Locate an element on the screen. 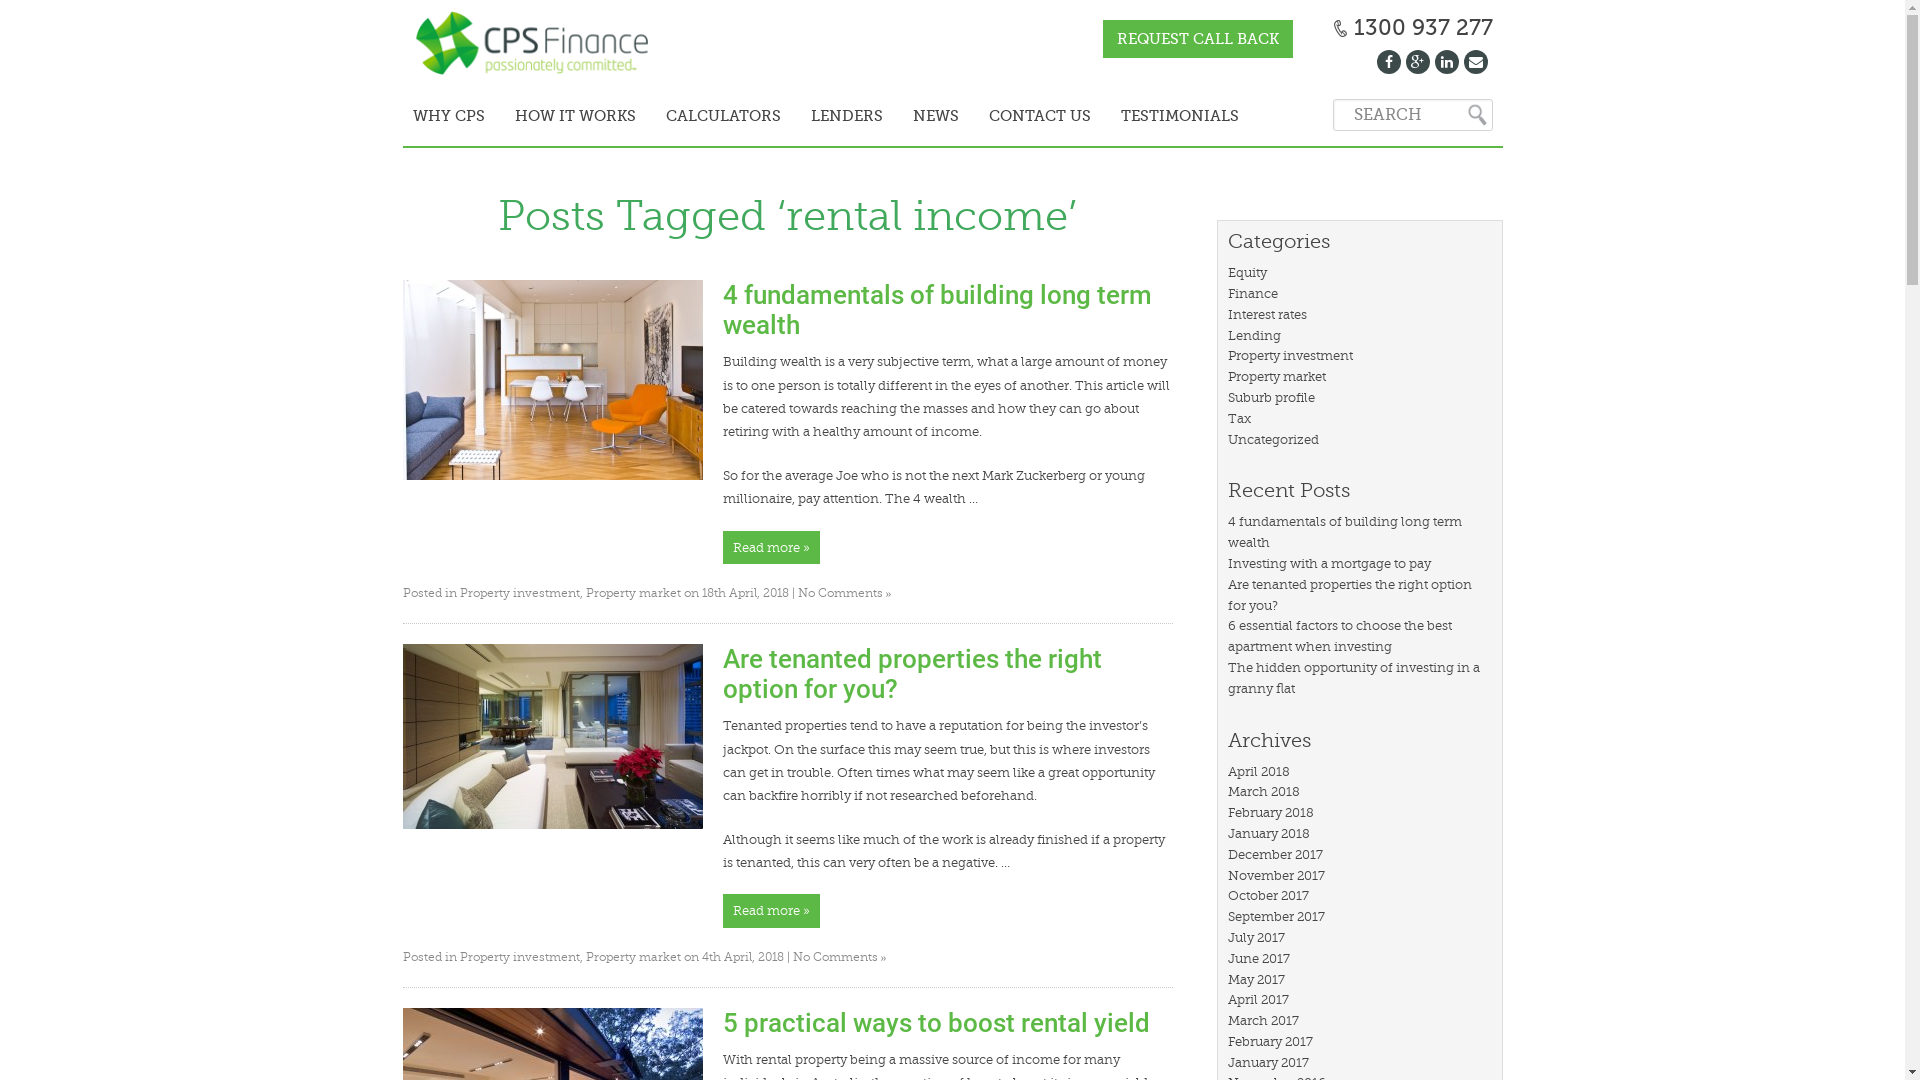 The width and height of the screenshot is (1920, 1080). '5 practical ways to boost rental yield' is located at coordinates (934, 1022).